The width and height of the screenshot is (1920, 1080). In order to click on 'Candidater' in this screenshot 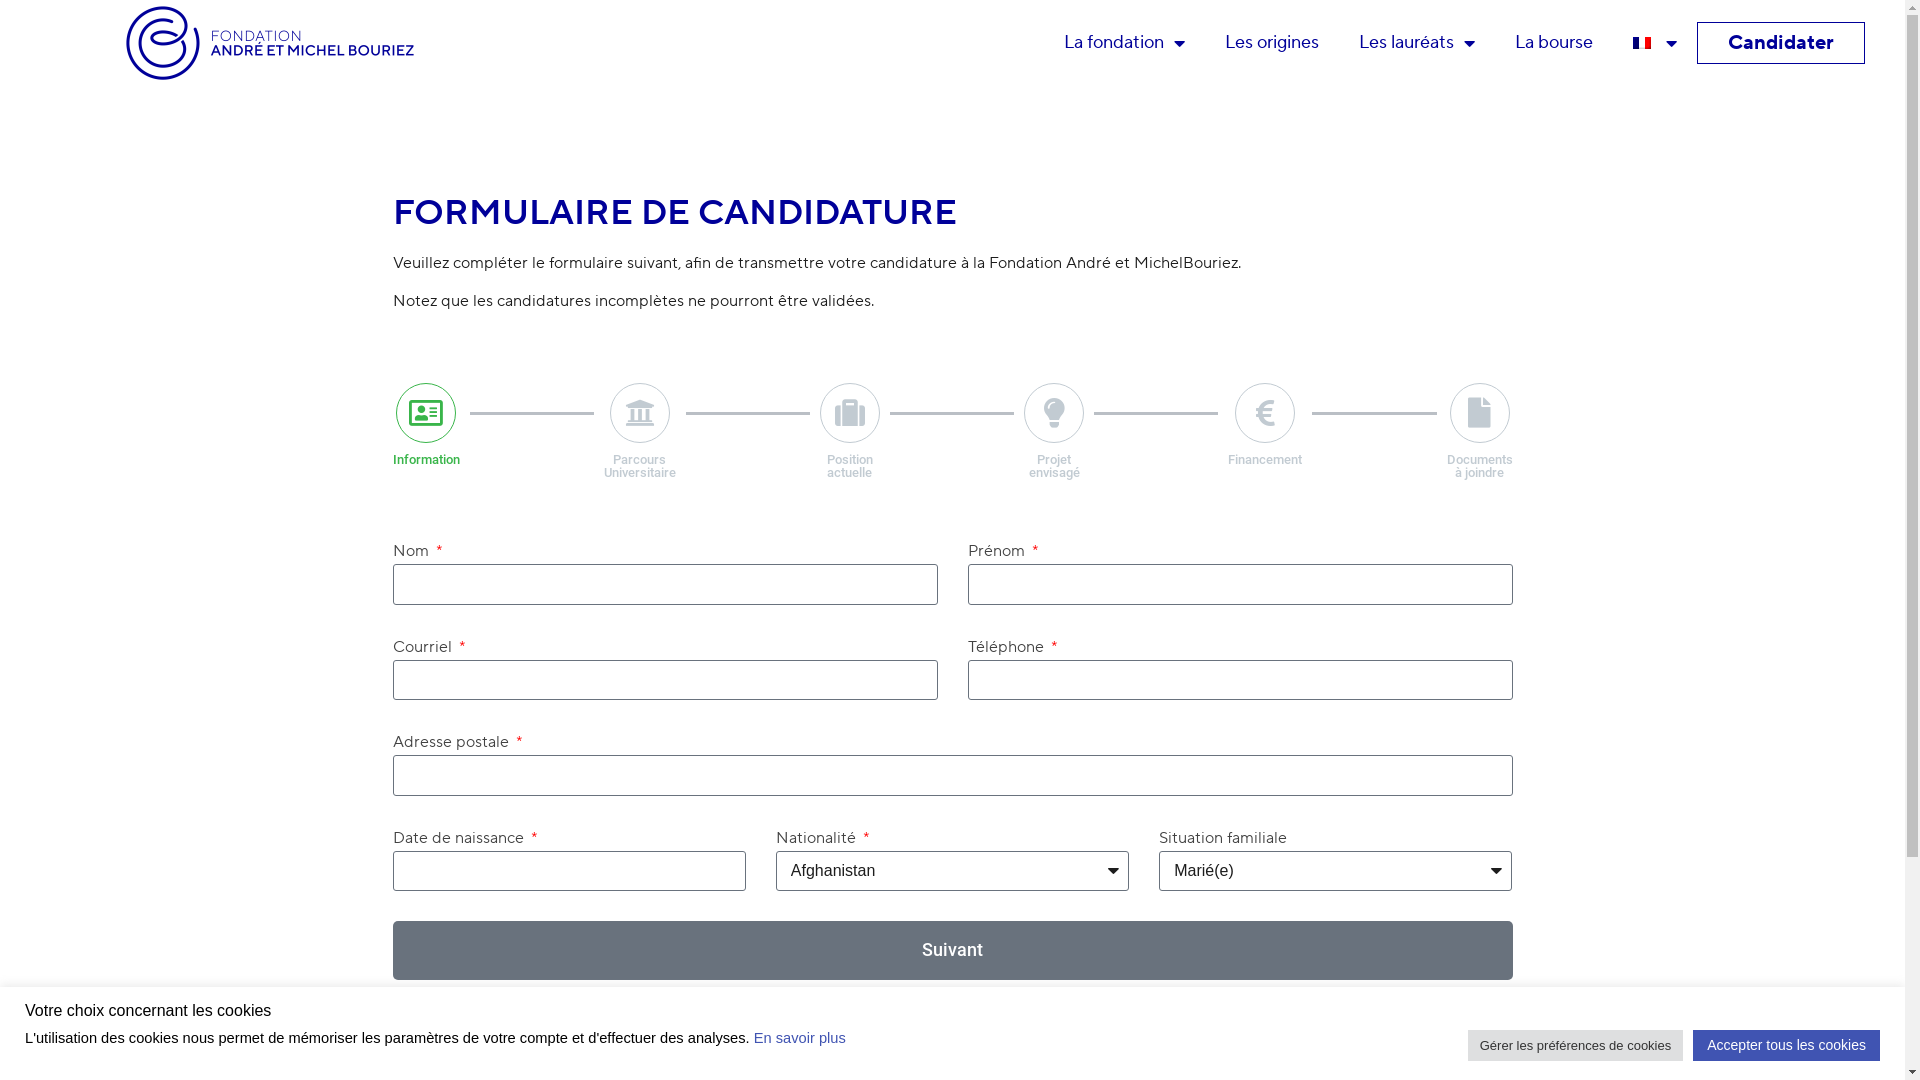, I will do `click(1727, 42)`.